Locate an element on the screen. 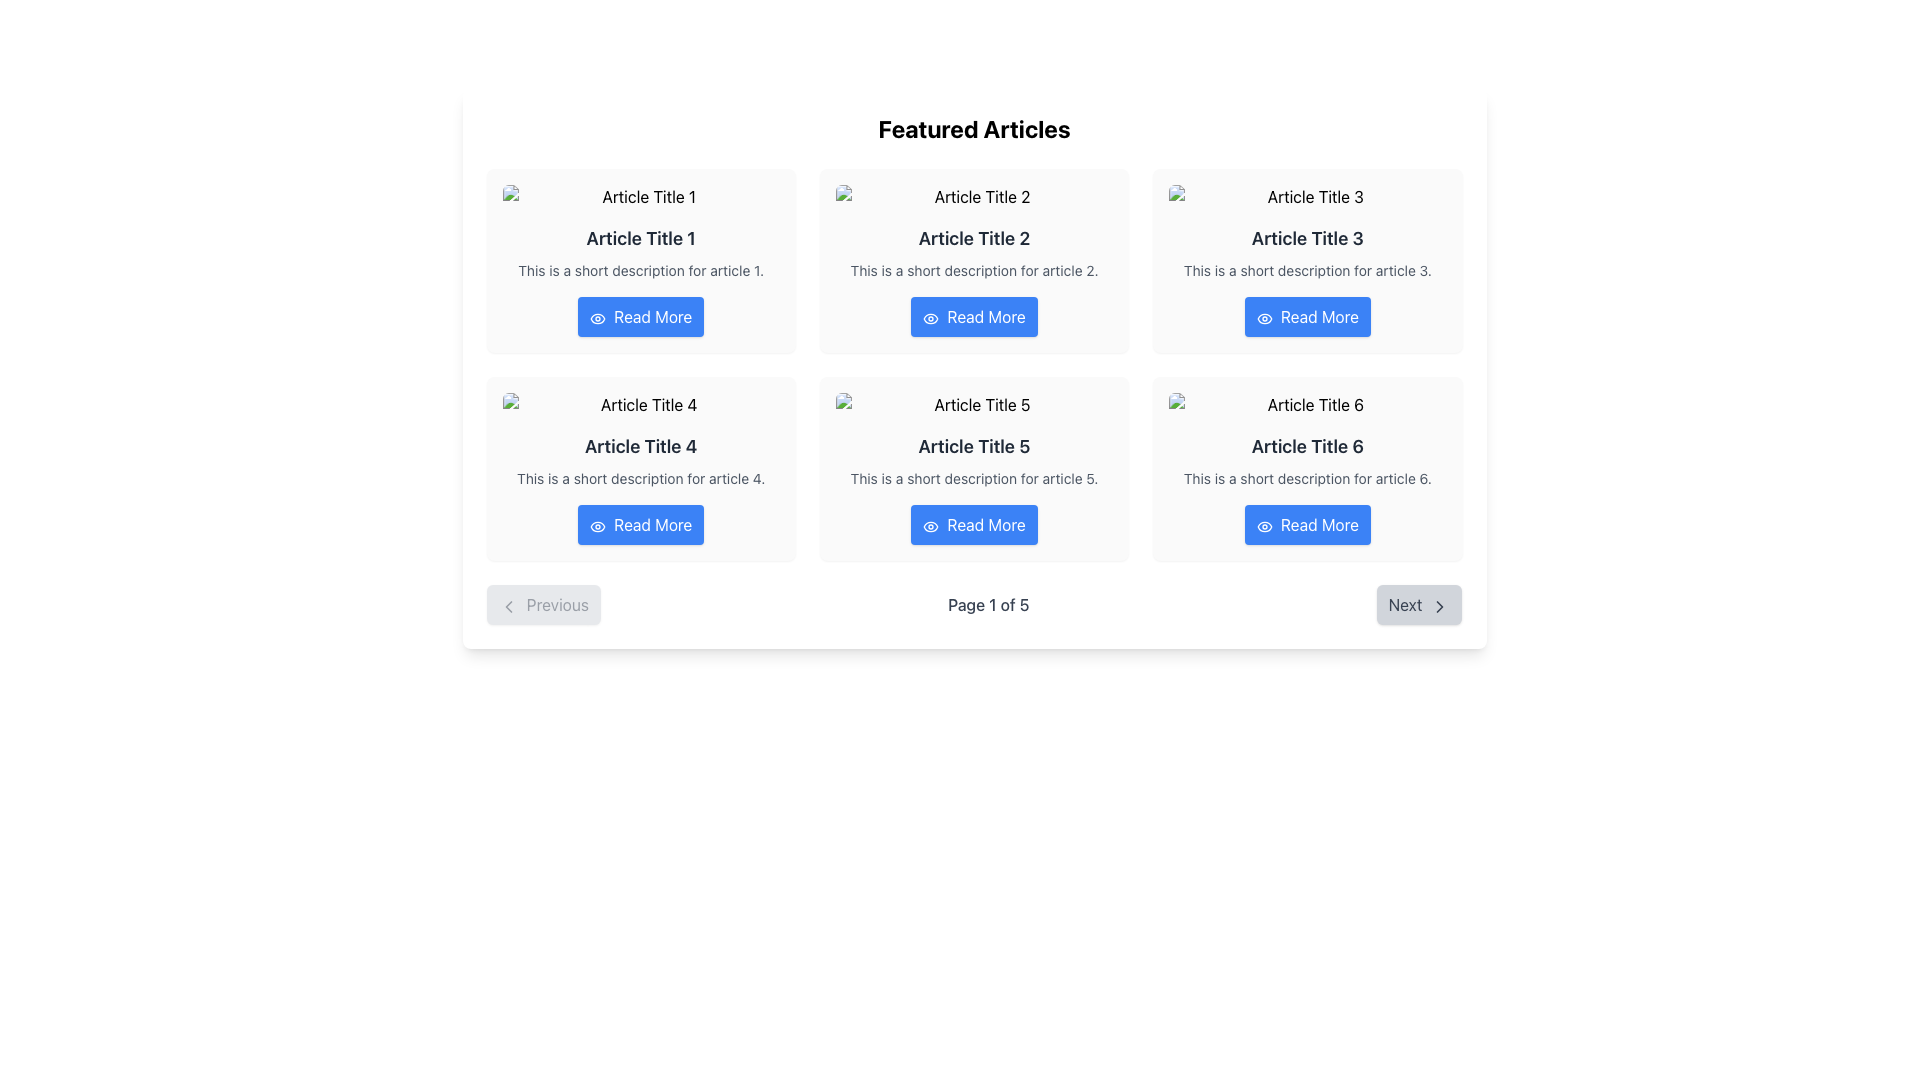 This screenshot has width=1920, height=1080. graphical icon component located in the fourth card of the displayed grid, which likely indicates an action or conveys information visually, such as viewing details or visibility of an item is located at coordinates (597, 524).